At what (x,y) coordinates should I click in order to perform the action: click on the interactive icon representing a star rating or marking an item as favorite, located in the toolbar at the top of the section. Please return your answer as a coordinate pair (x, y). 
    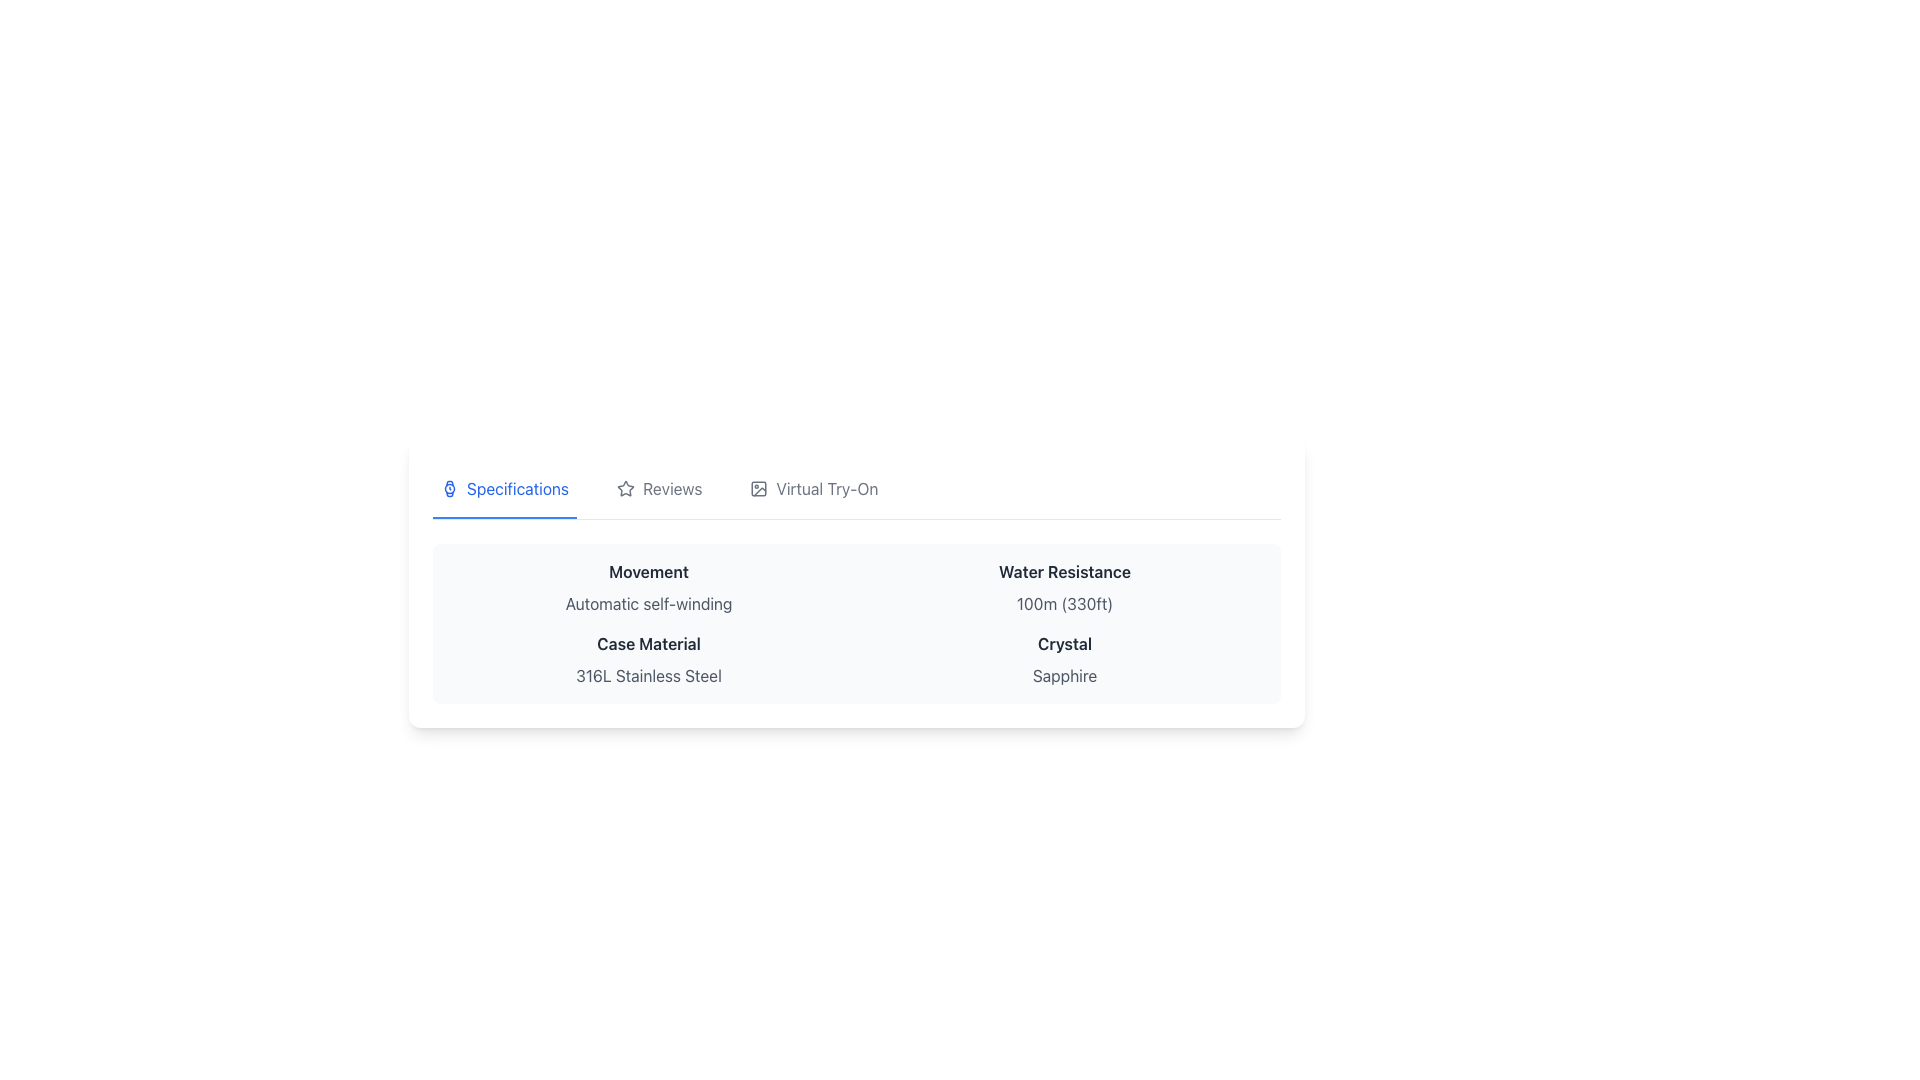
    Looking at the image, I should click on (625, 488).